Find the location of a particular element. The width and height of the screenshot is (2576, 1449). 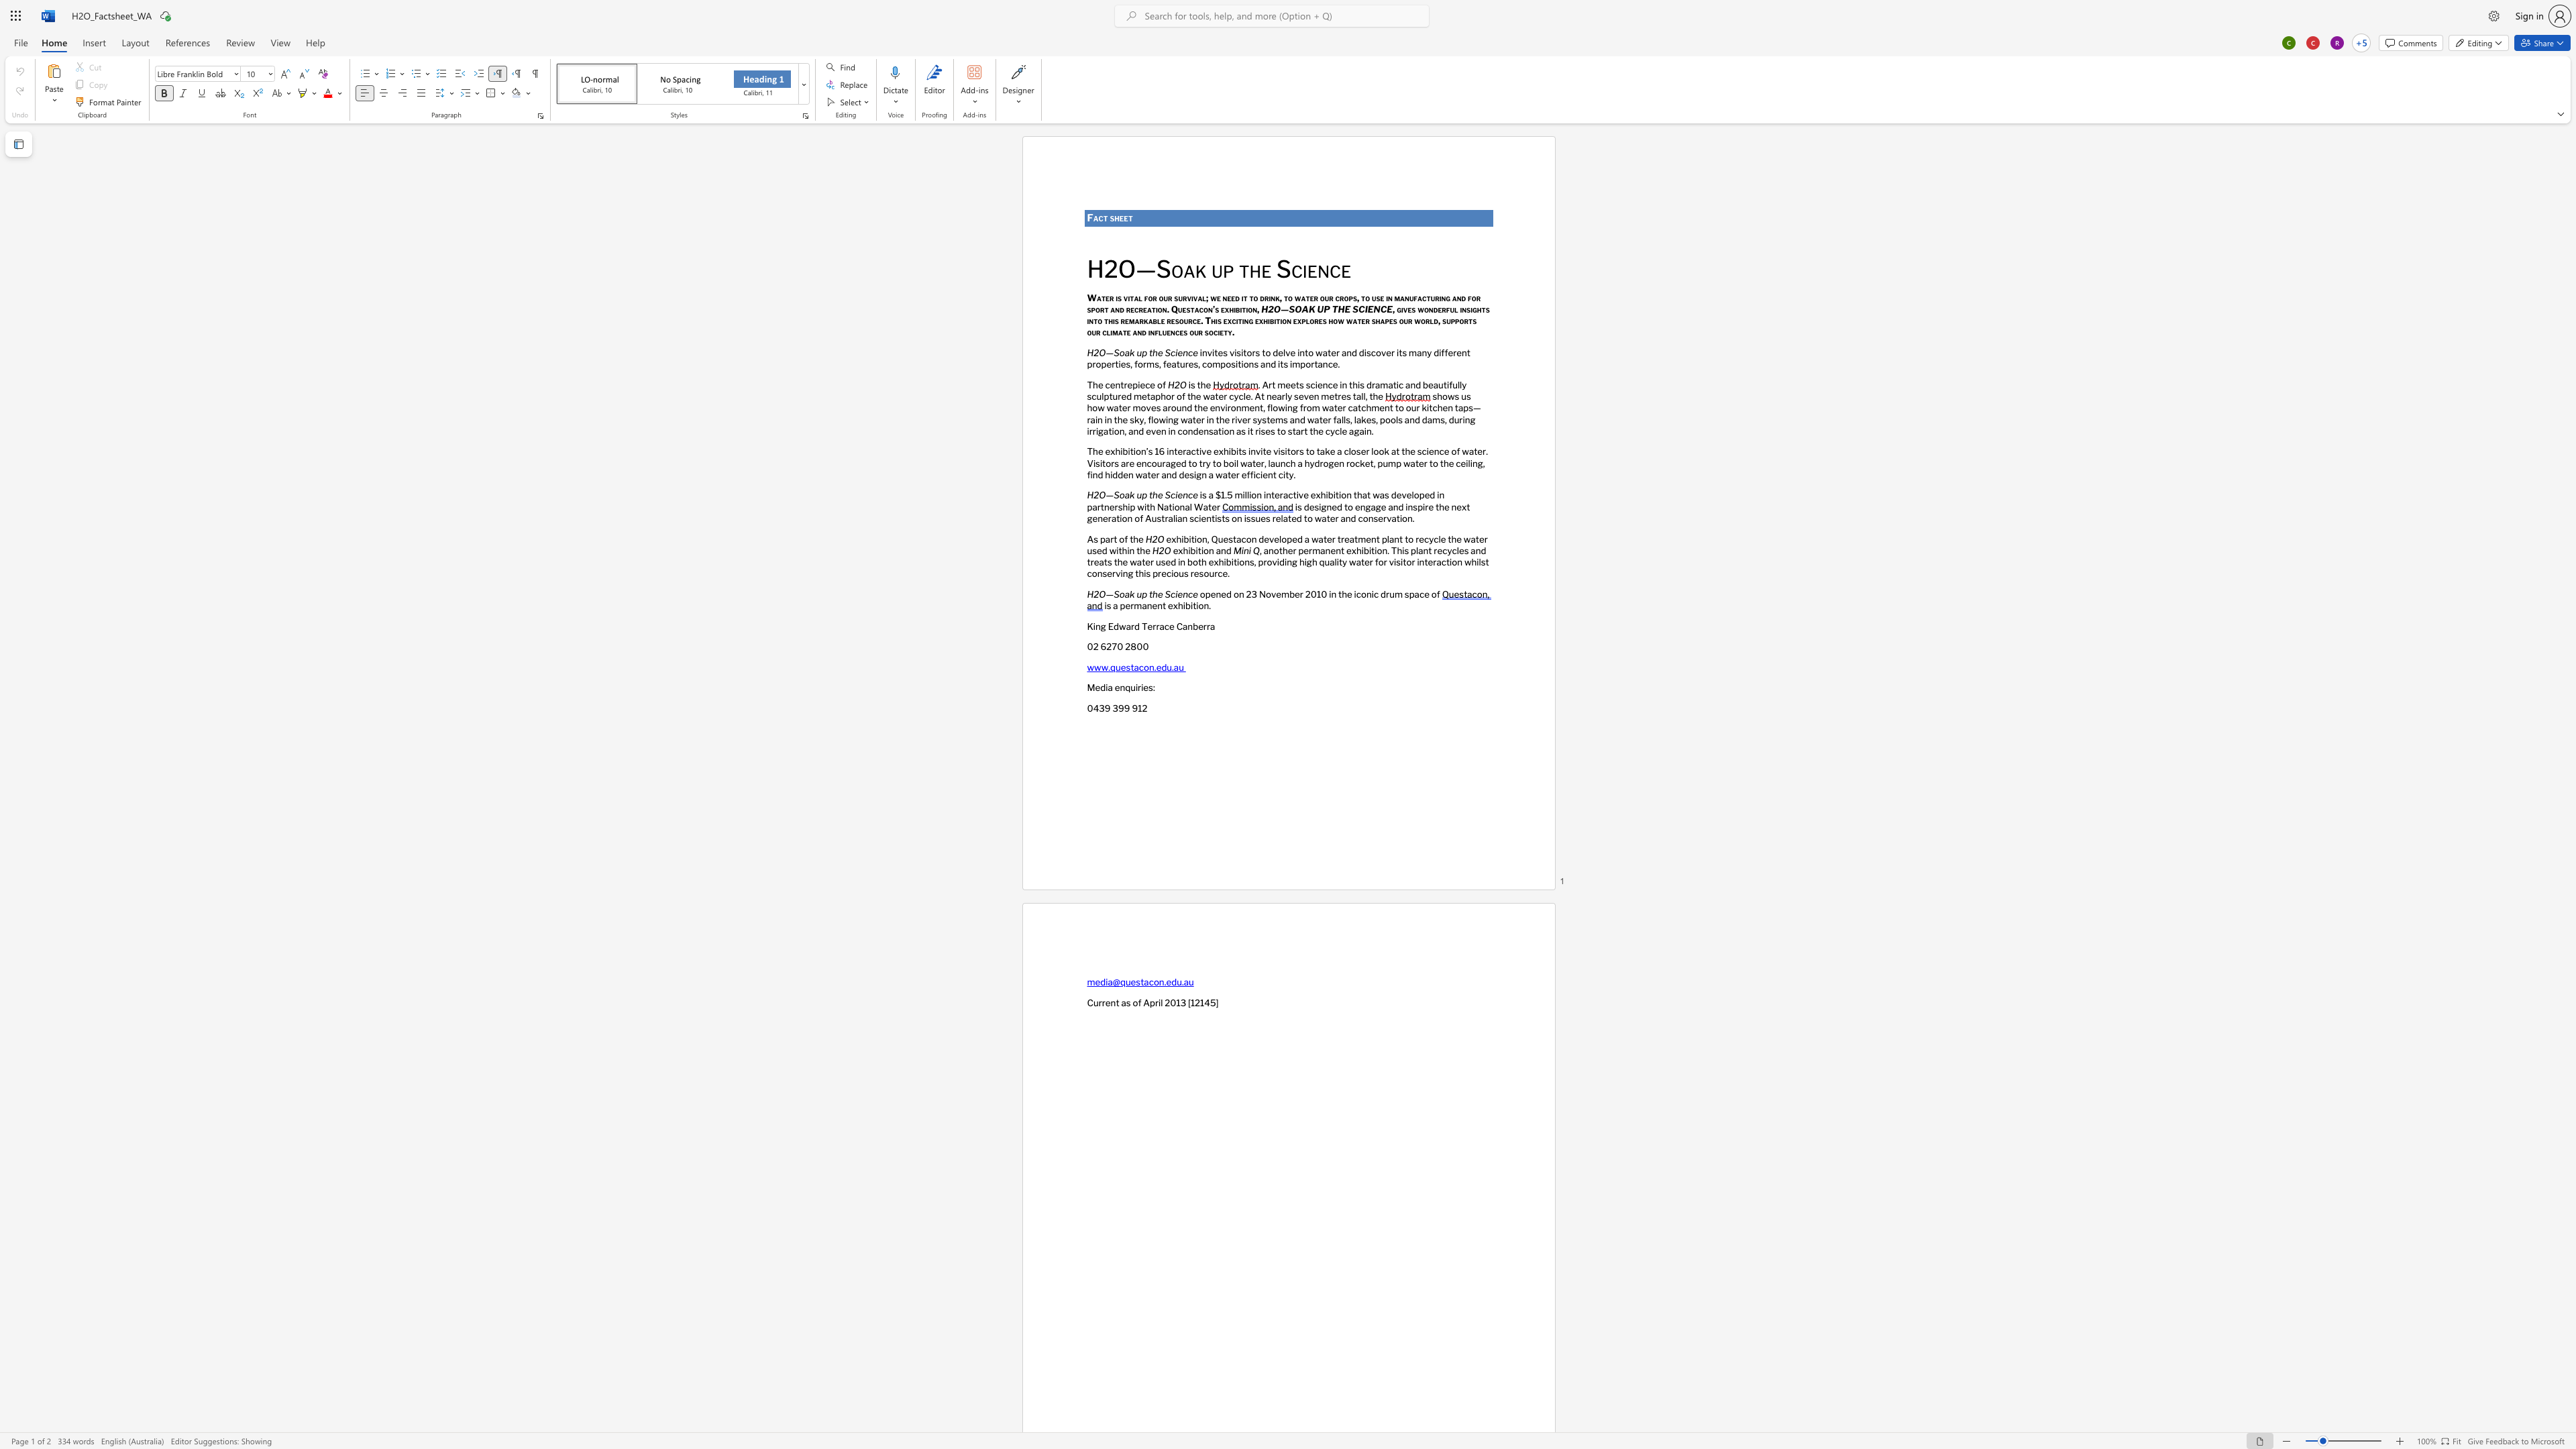

the 1th character "s" in the text is located at coordinates (1112, 218).